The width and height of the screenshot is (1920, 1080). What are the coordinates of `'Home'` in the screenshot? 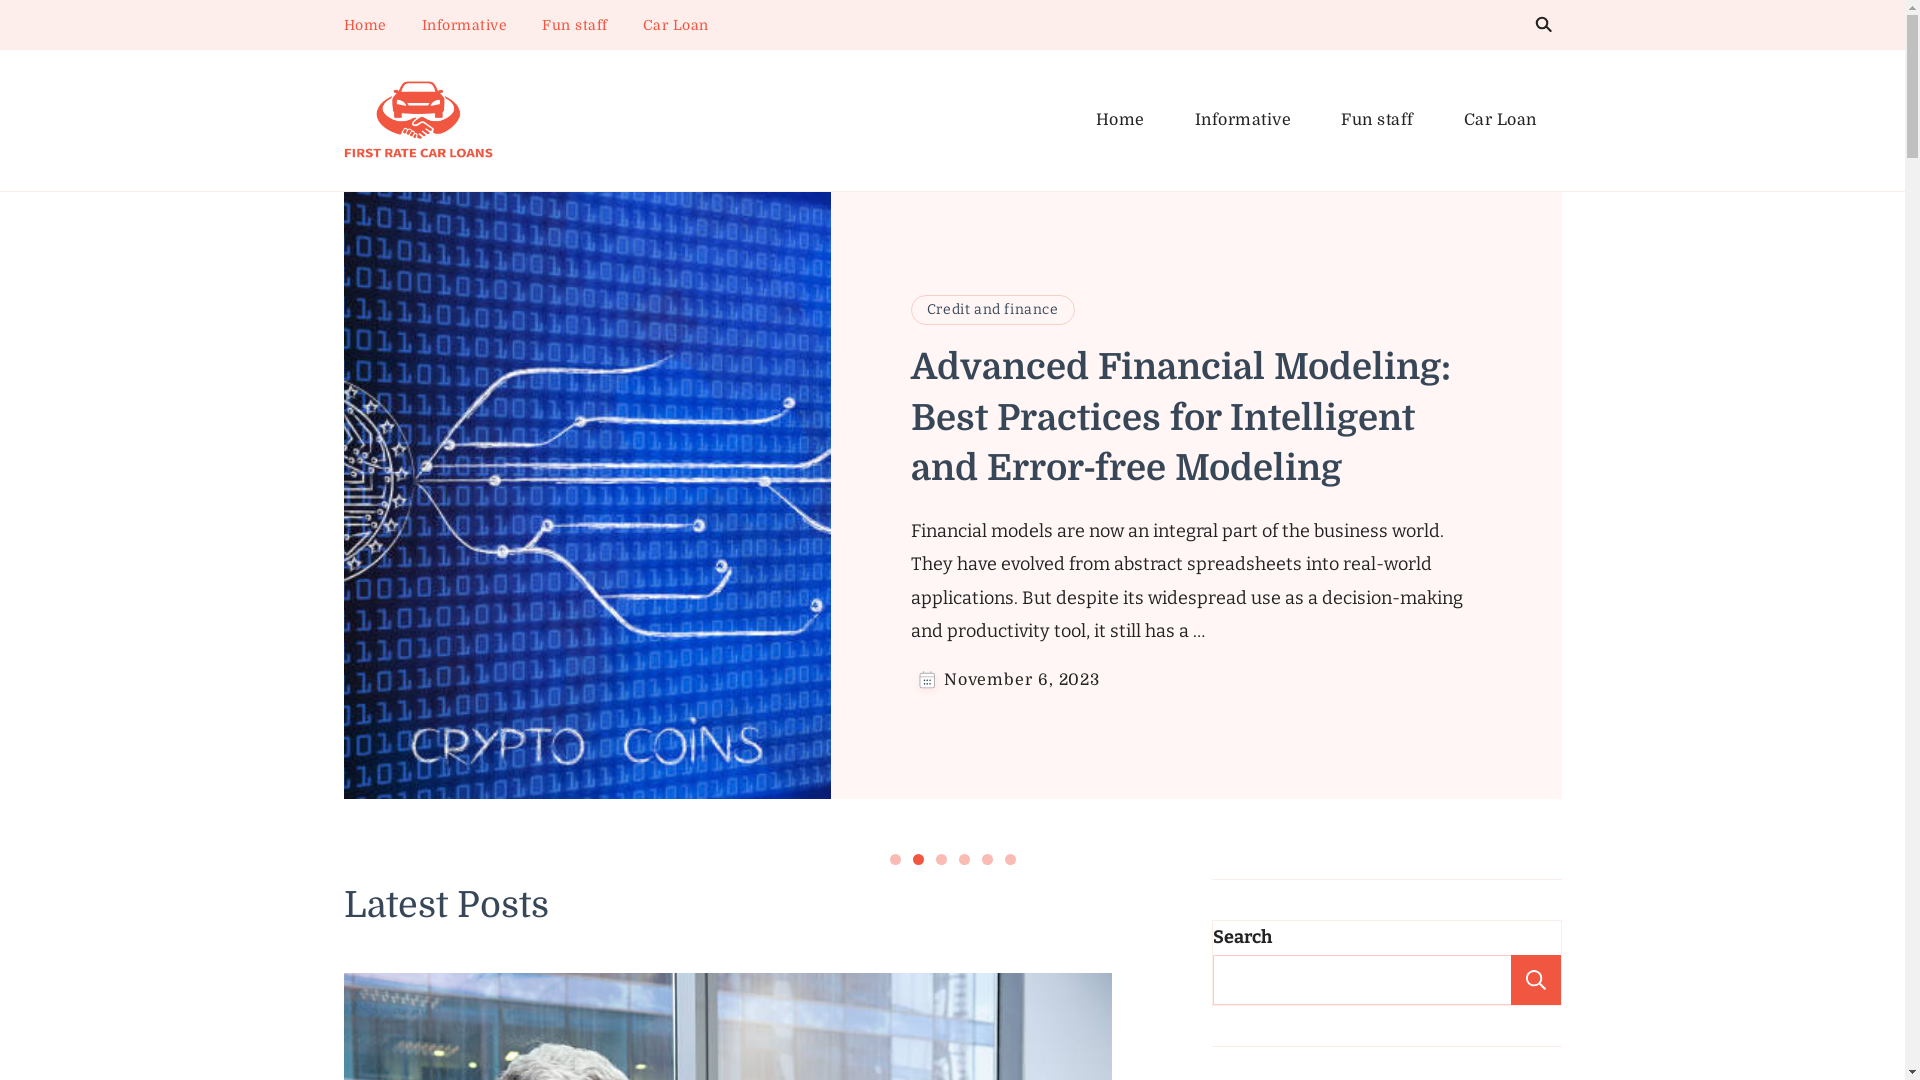 It's located at (1118, 120).